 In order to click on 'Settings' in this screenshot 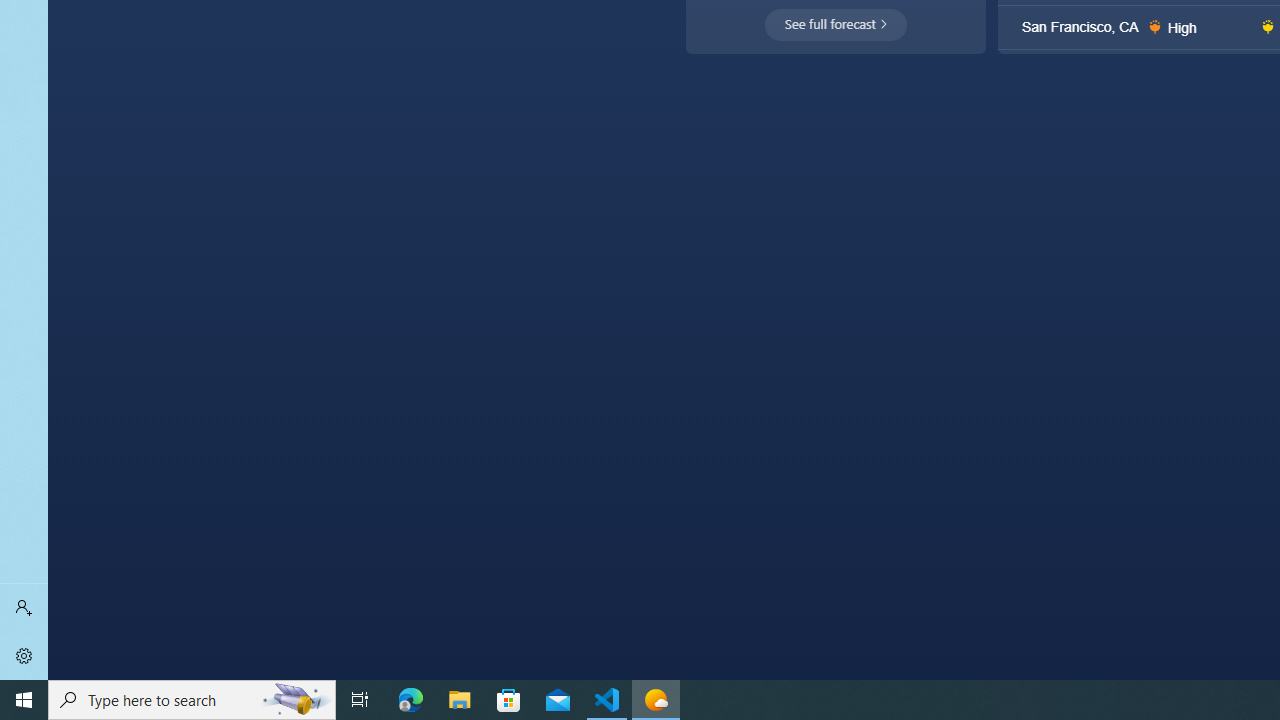, I will do `click(24, 655)`.